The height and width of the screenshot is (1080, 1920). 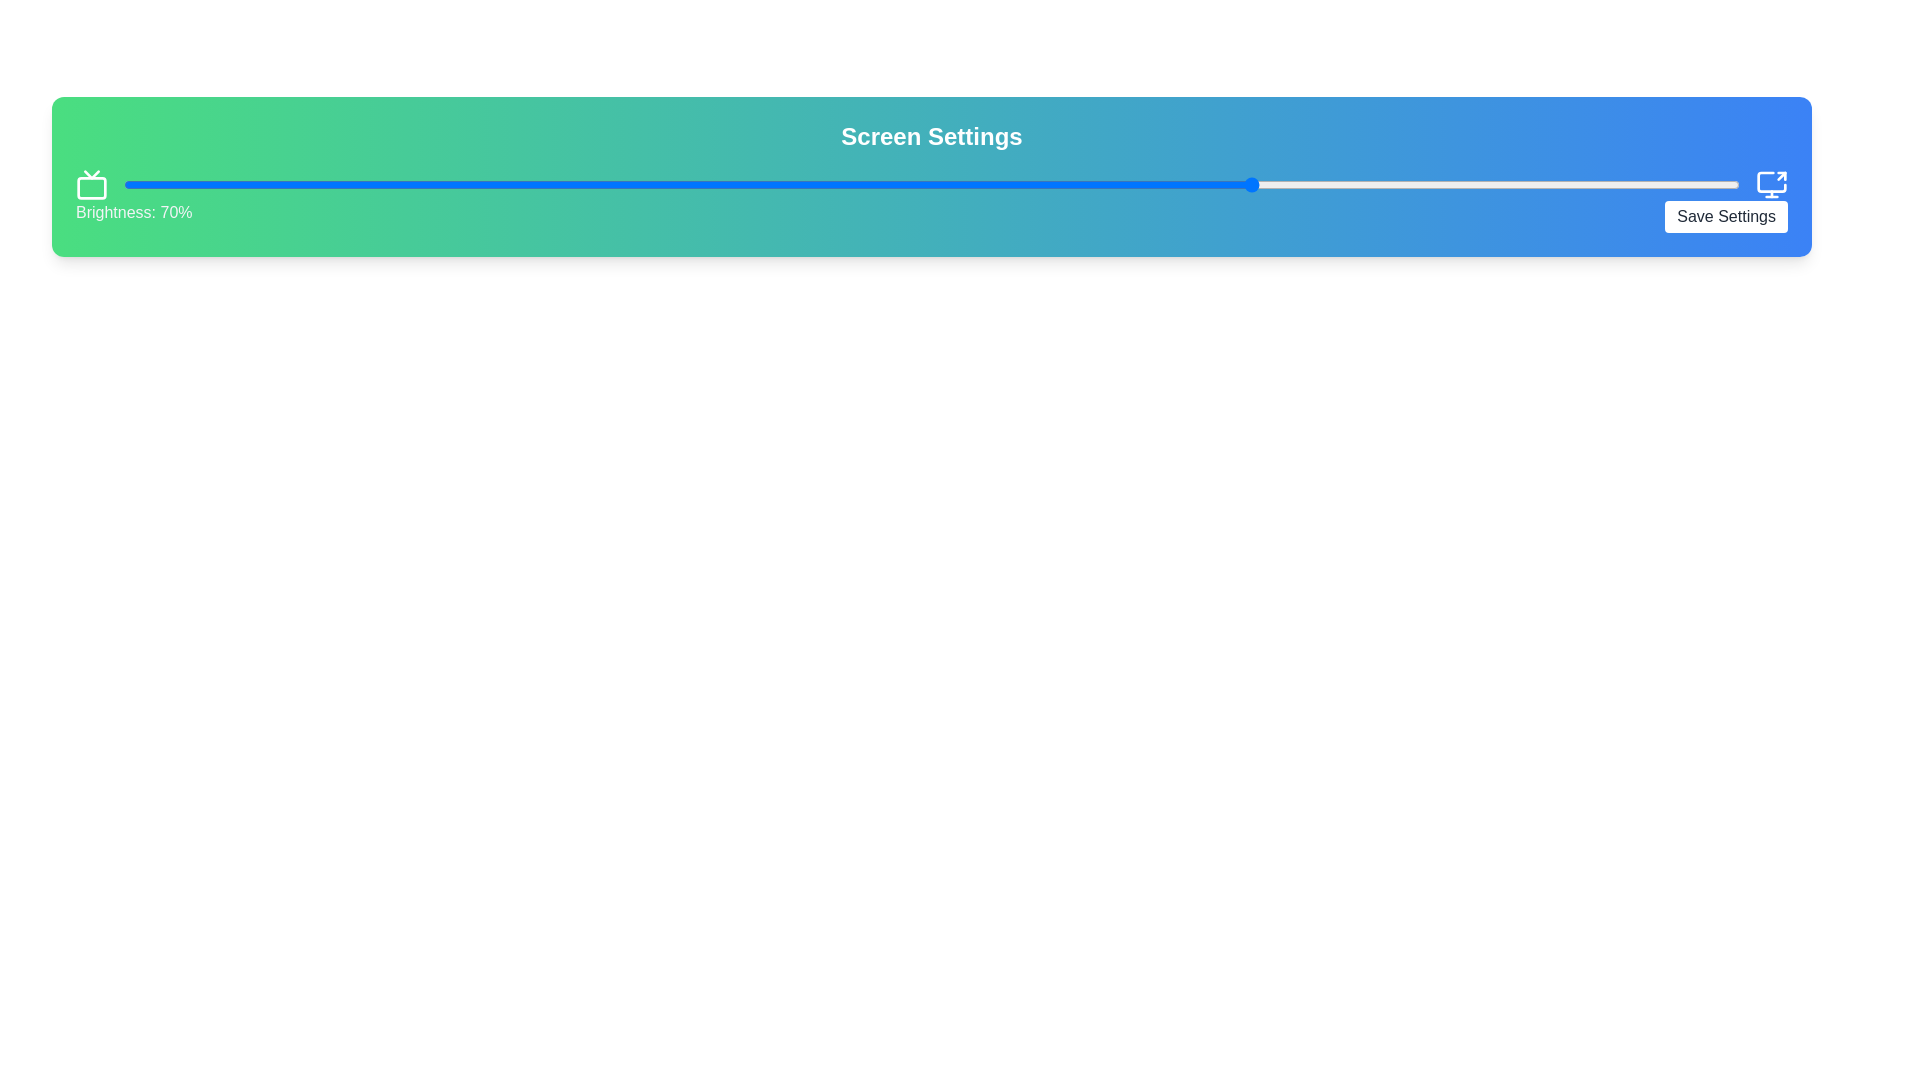 I want to click on 'Save Settings' button to save the current configuration, so click(x=1725, y=216).